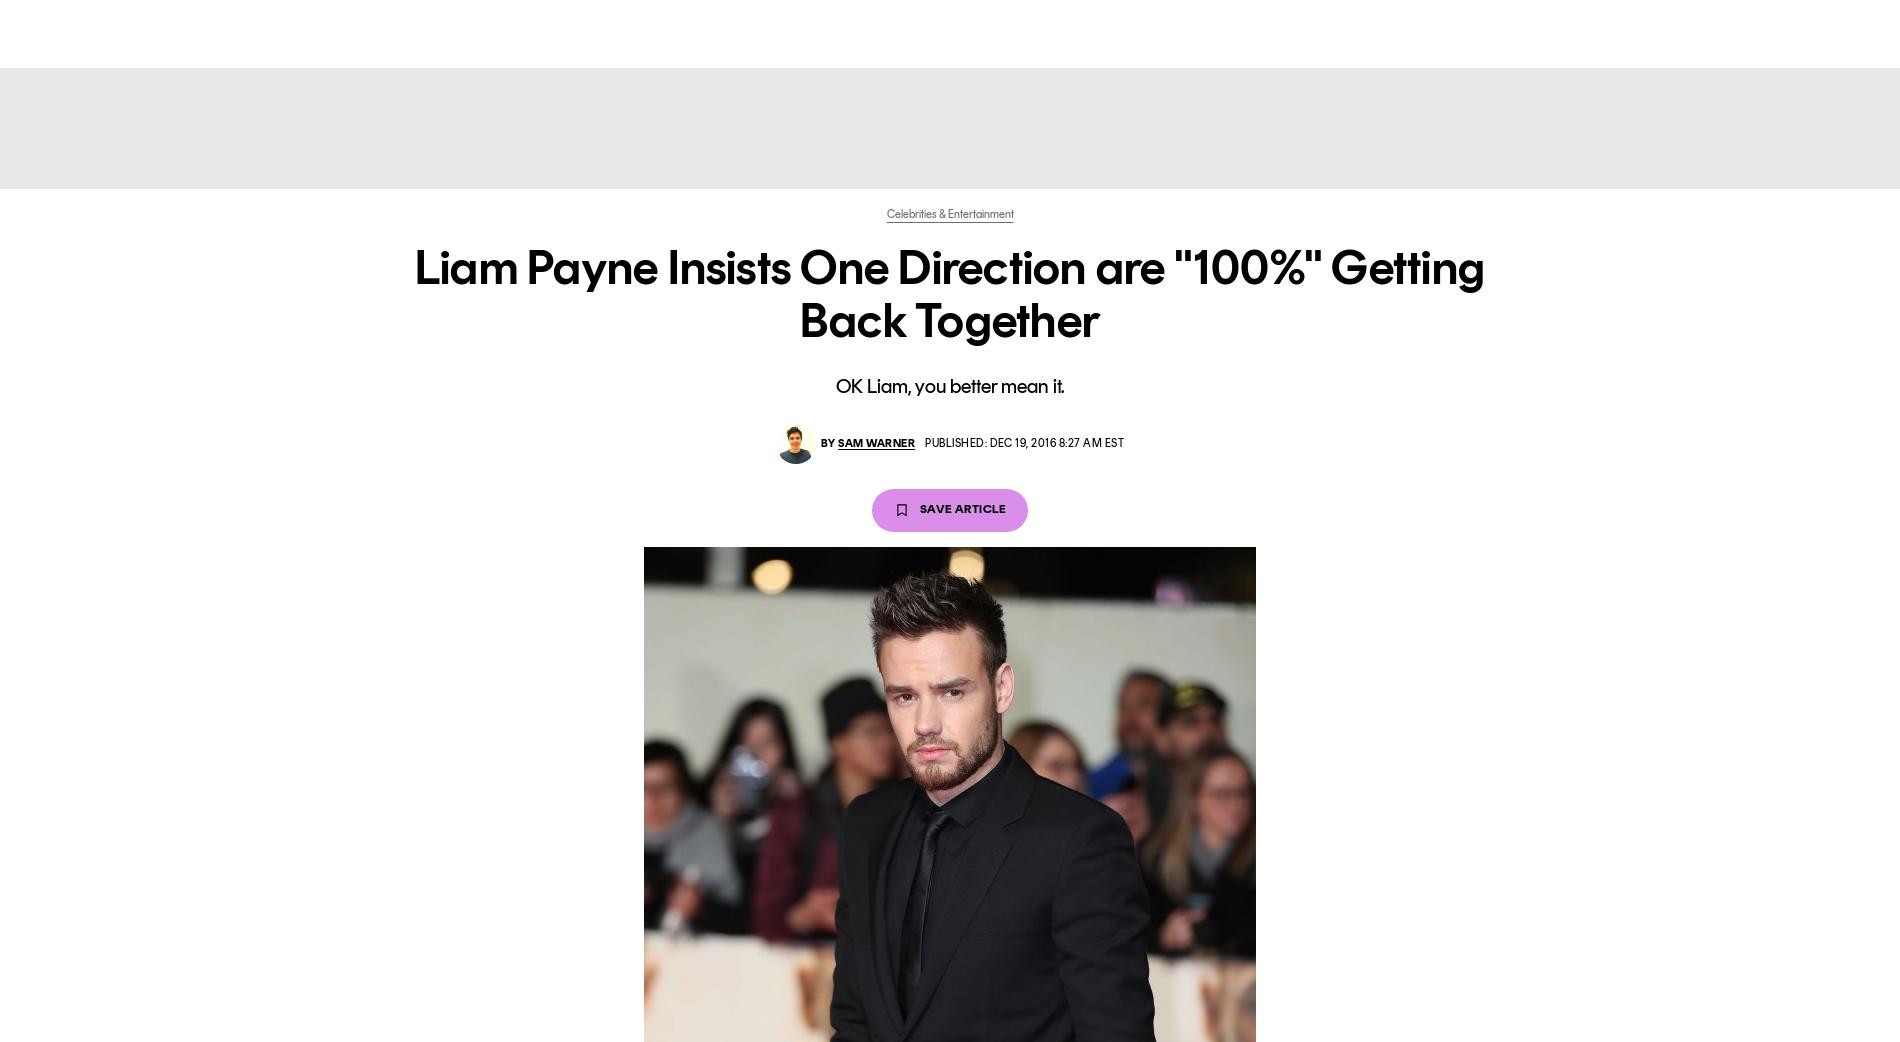 This screenshot has width=1900, height=1042. What do you see at coordinates (747, 31) in the screenshot?
I see `'Style'` at bounding box center [747, 31].